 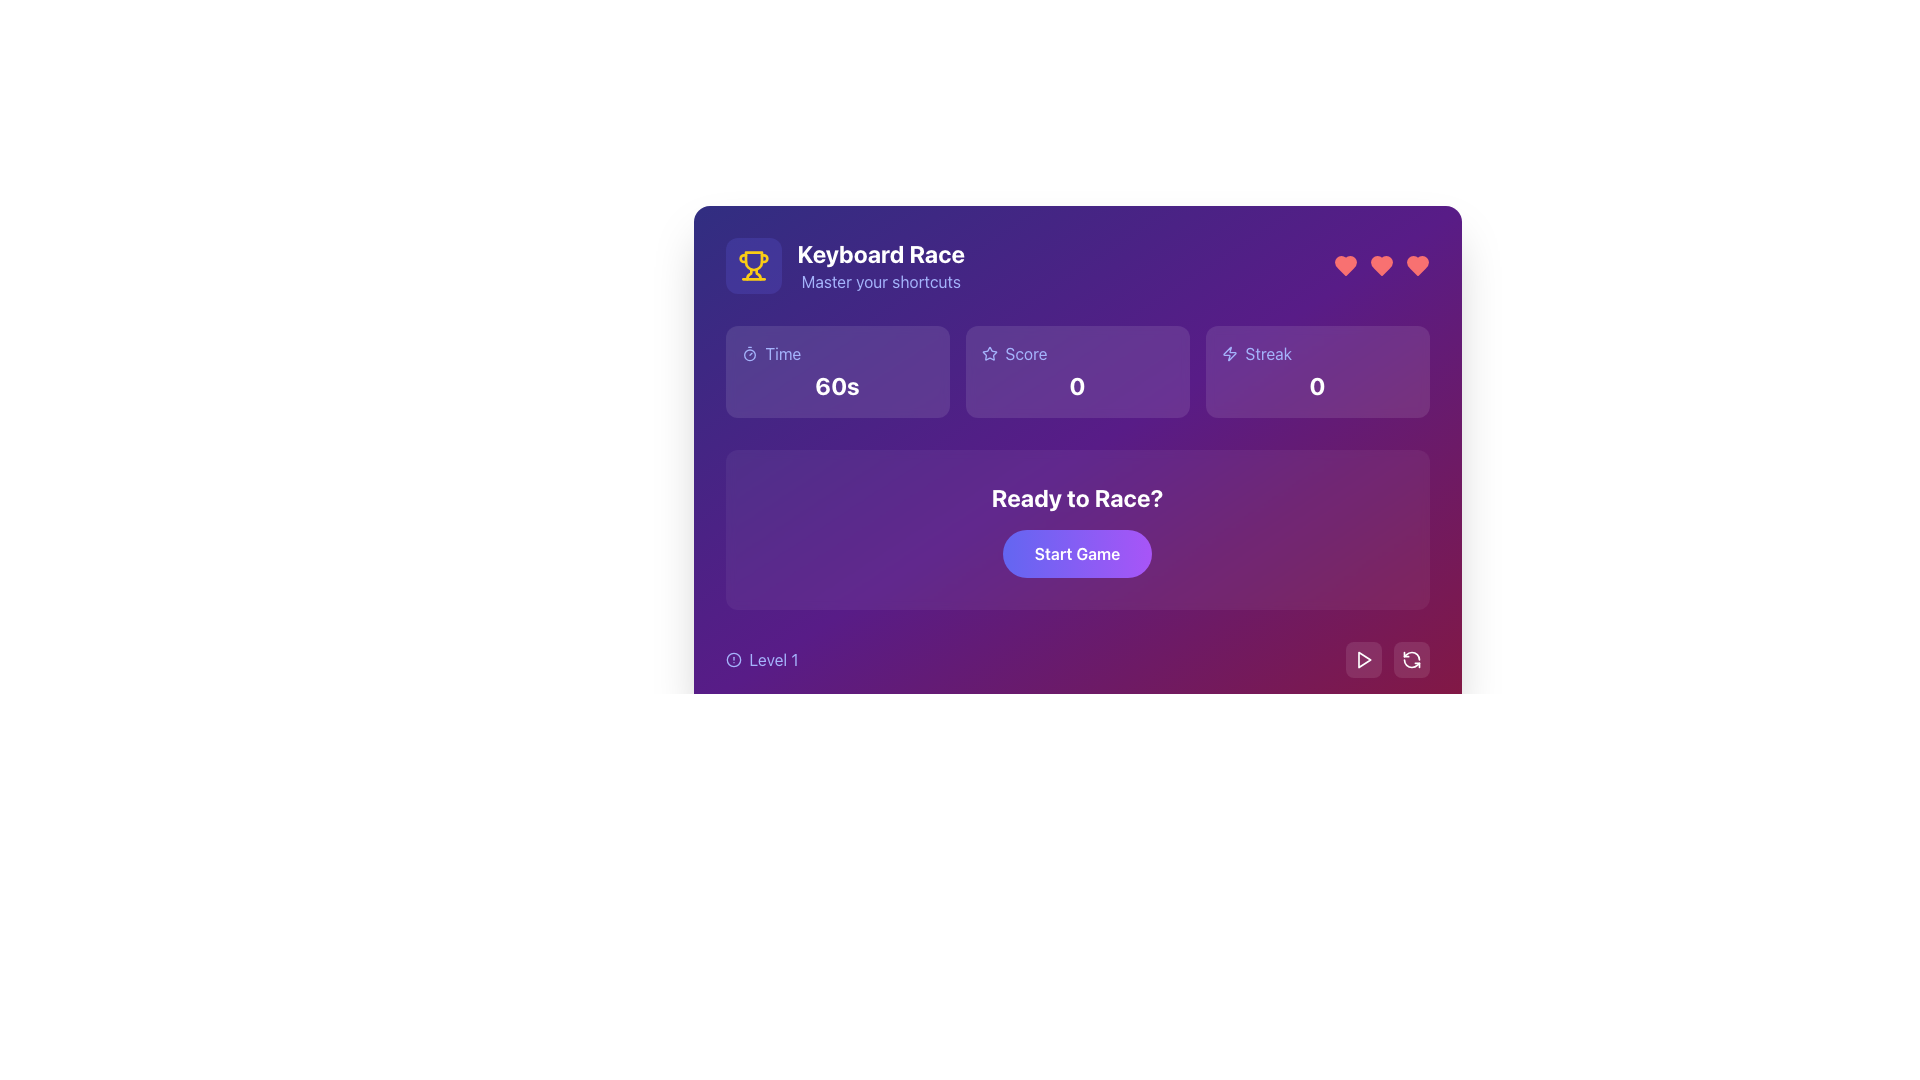 I want to click on the informational card displaying the current score in the 'Keyboard Race' game, which is centrally located between the 'Time' and 'Streak' sections, so click(x=1076, y=371).